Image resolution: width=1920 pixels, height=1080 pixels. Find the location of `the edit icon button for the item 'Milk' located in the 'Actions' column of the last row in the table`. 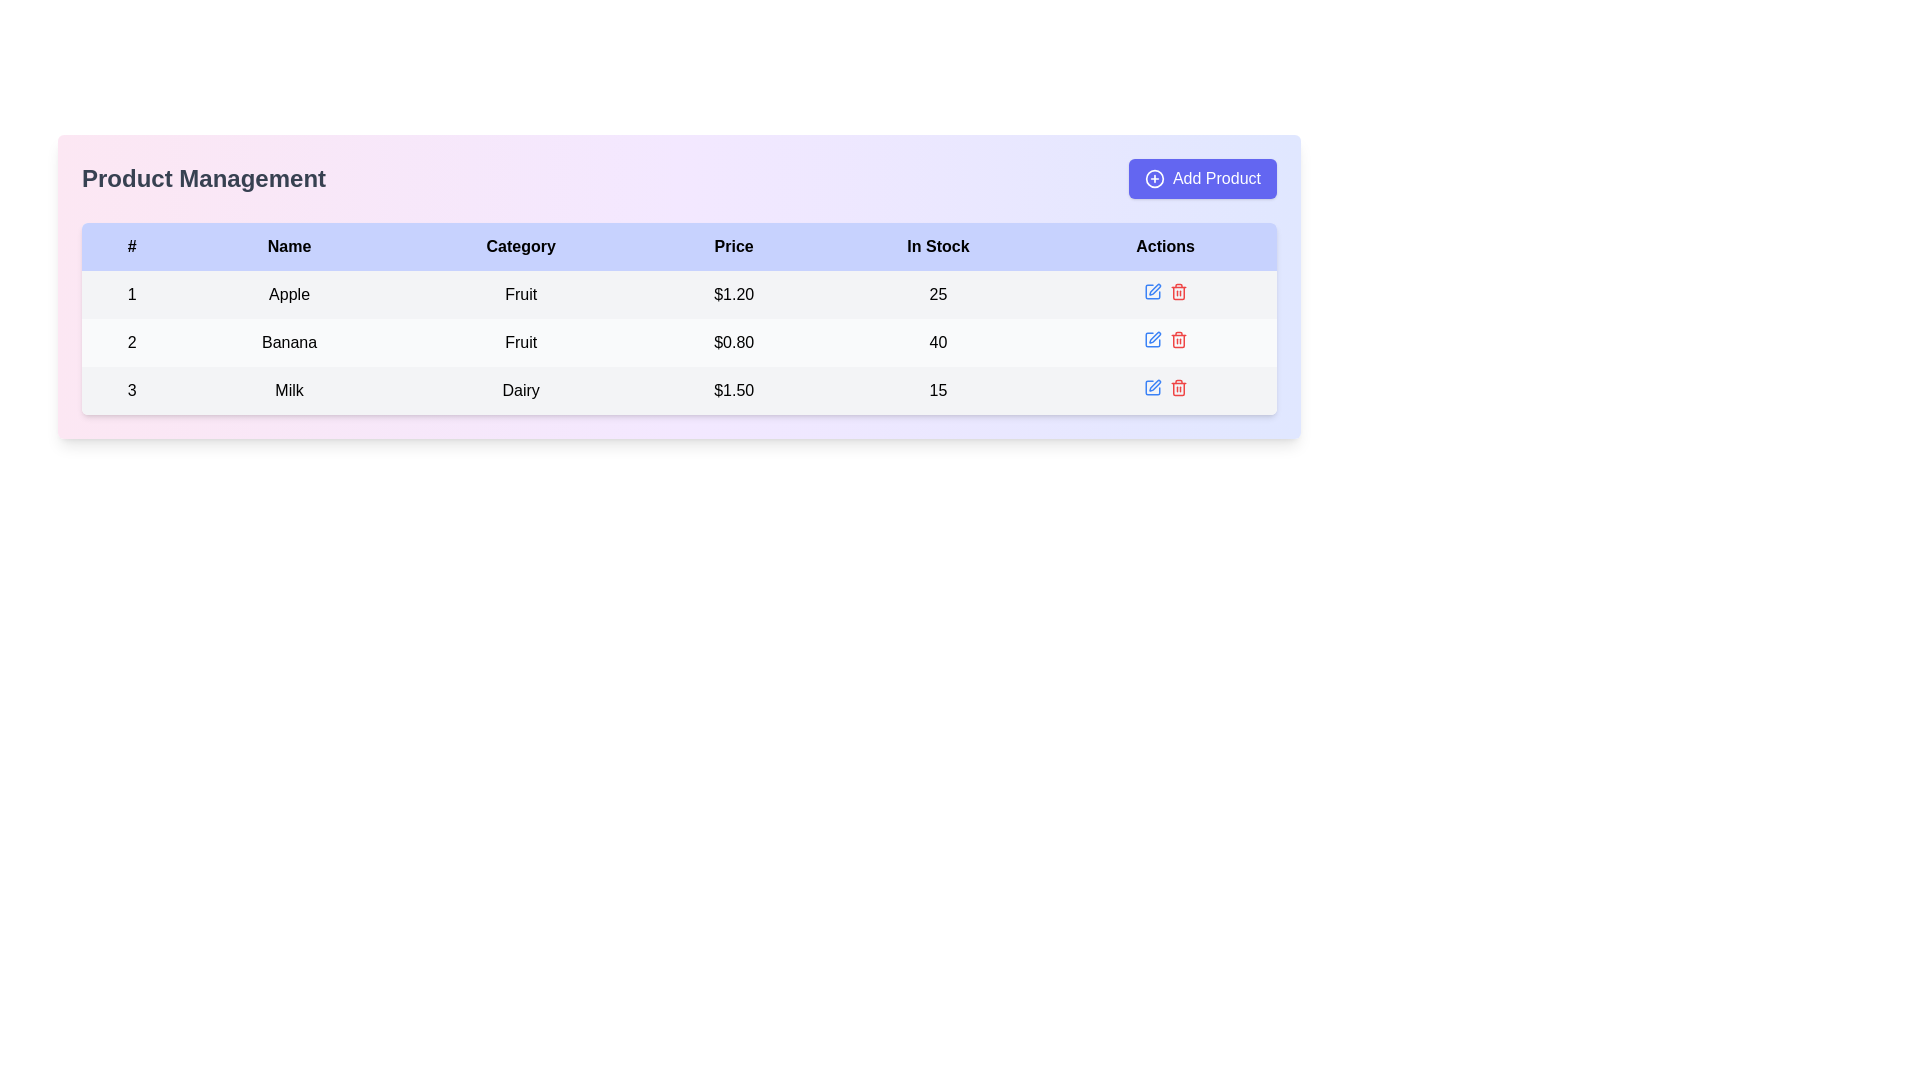

the edit icon button for the item 'Milk' located in the 'Actions' column of the last row in the table is located at coordinates (1152, 388).